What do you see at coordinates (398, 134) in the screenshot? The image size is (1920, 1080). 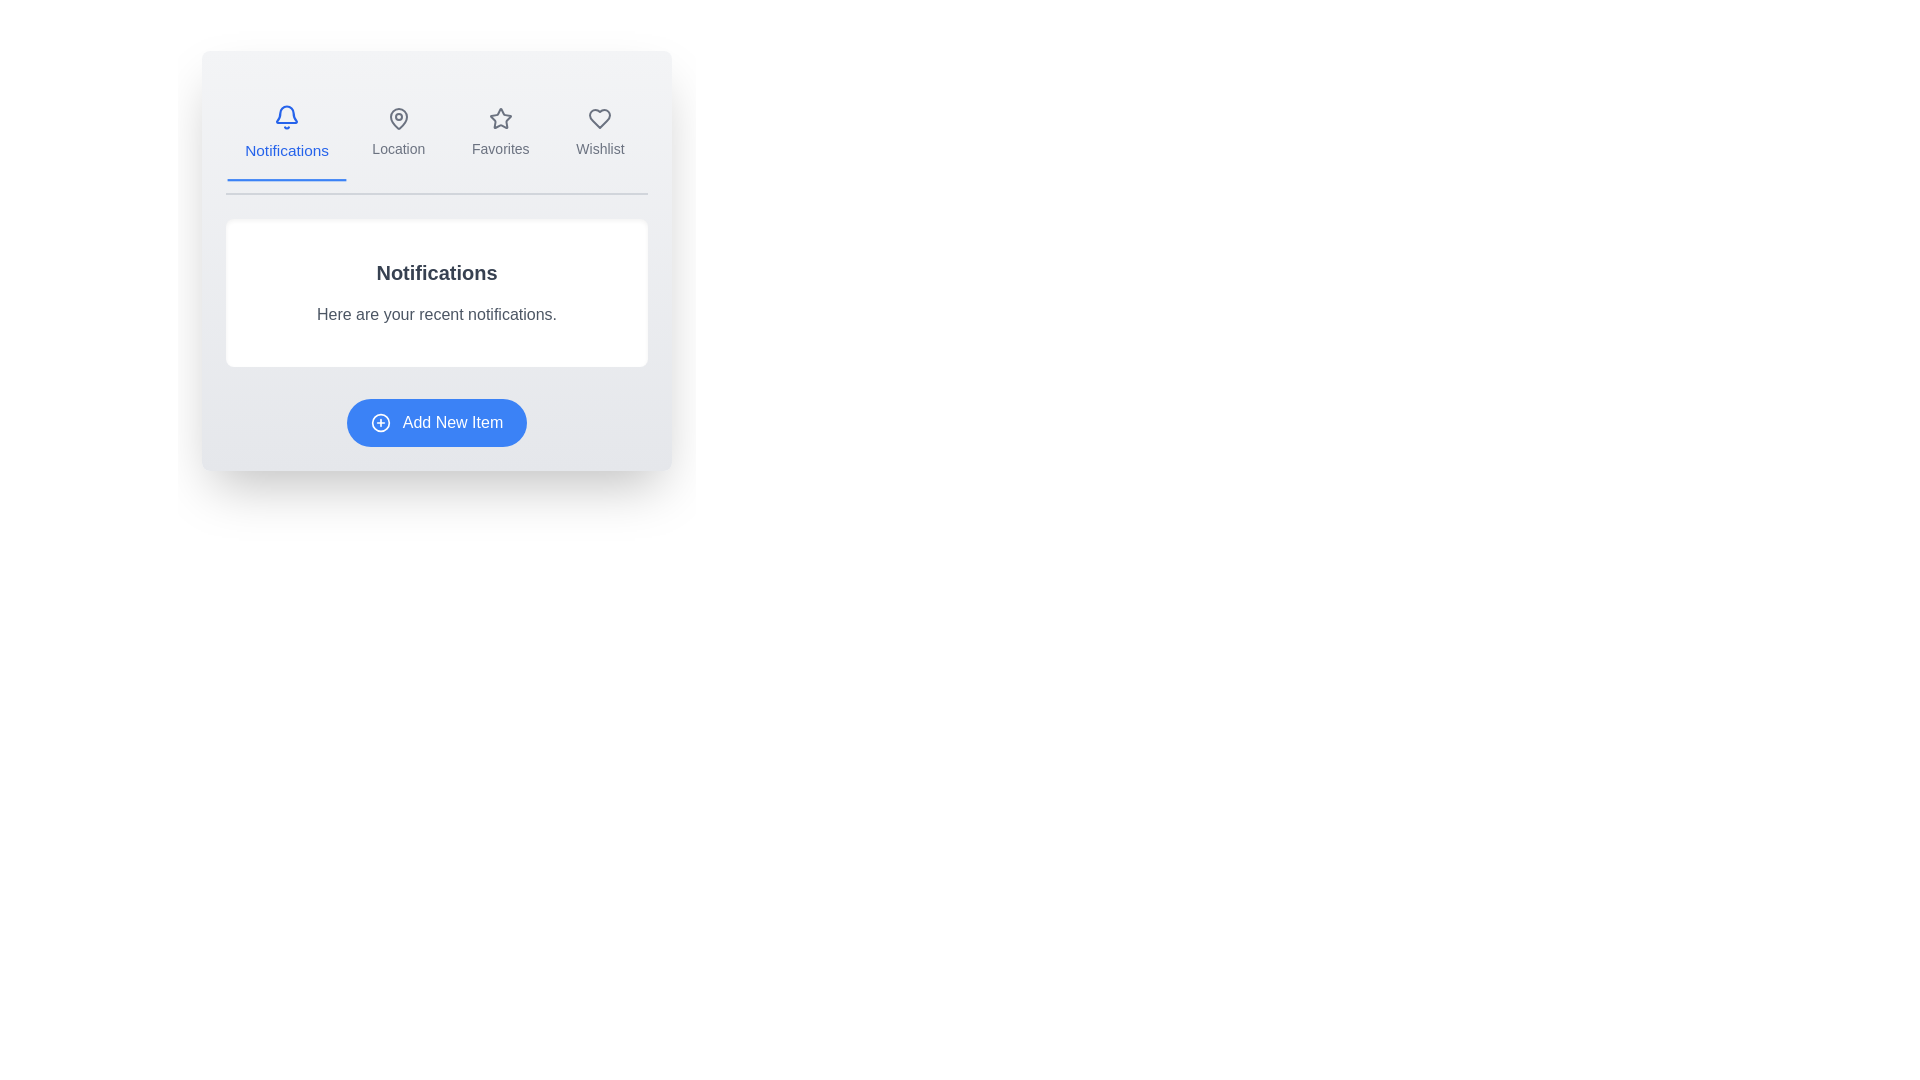 I see `the tab labeled Location` at bounding box center [398, 134].